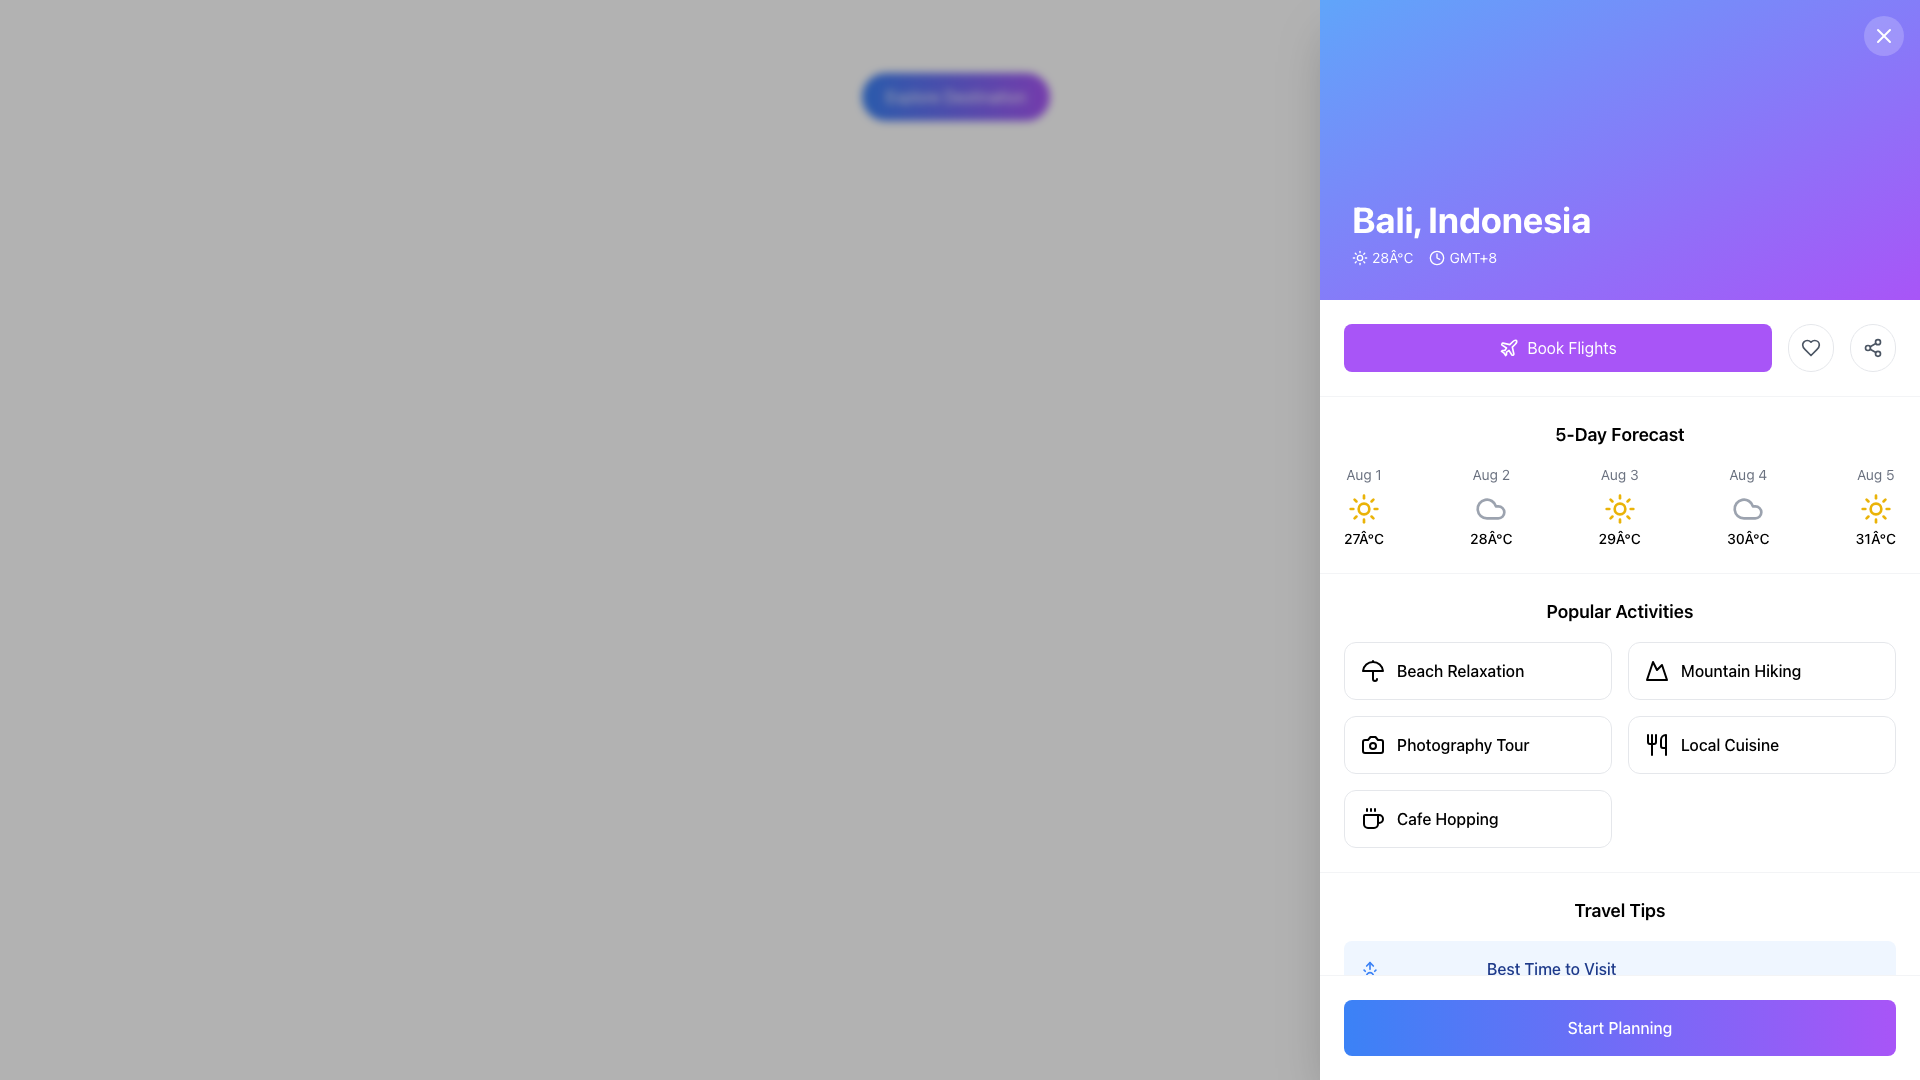  Describe the element at coordinates (1381, 257) in the screenshot. I see `temperature information displayed as '28°C' next to the sun icon in the top left corner of the panel` at that location.